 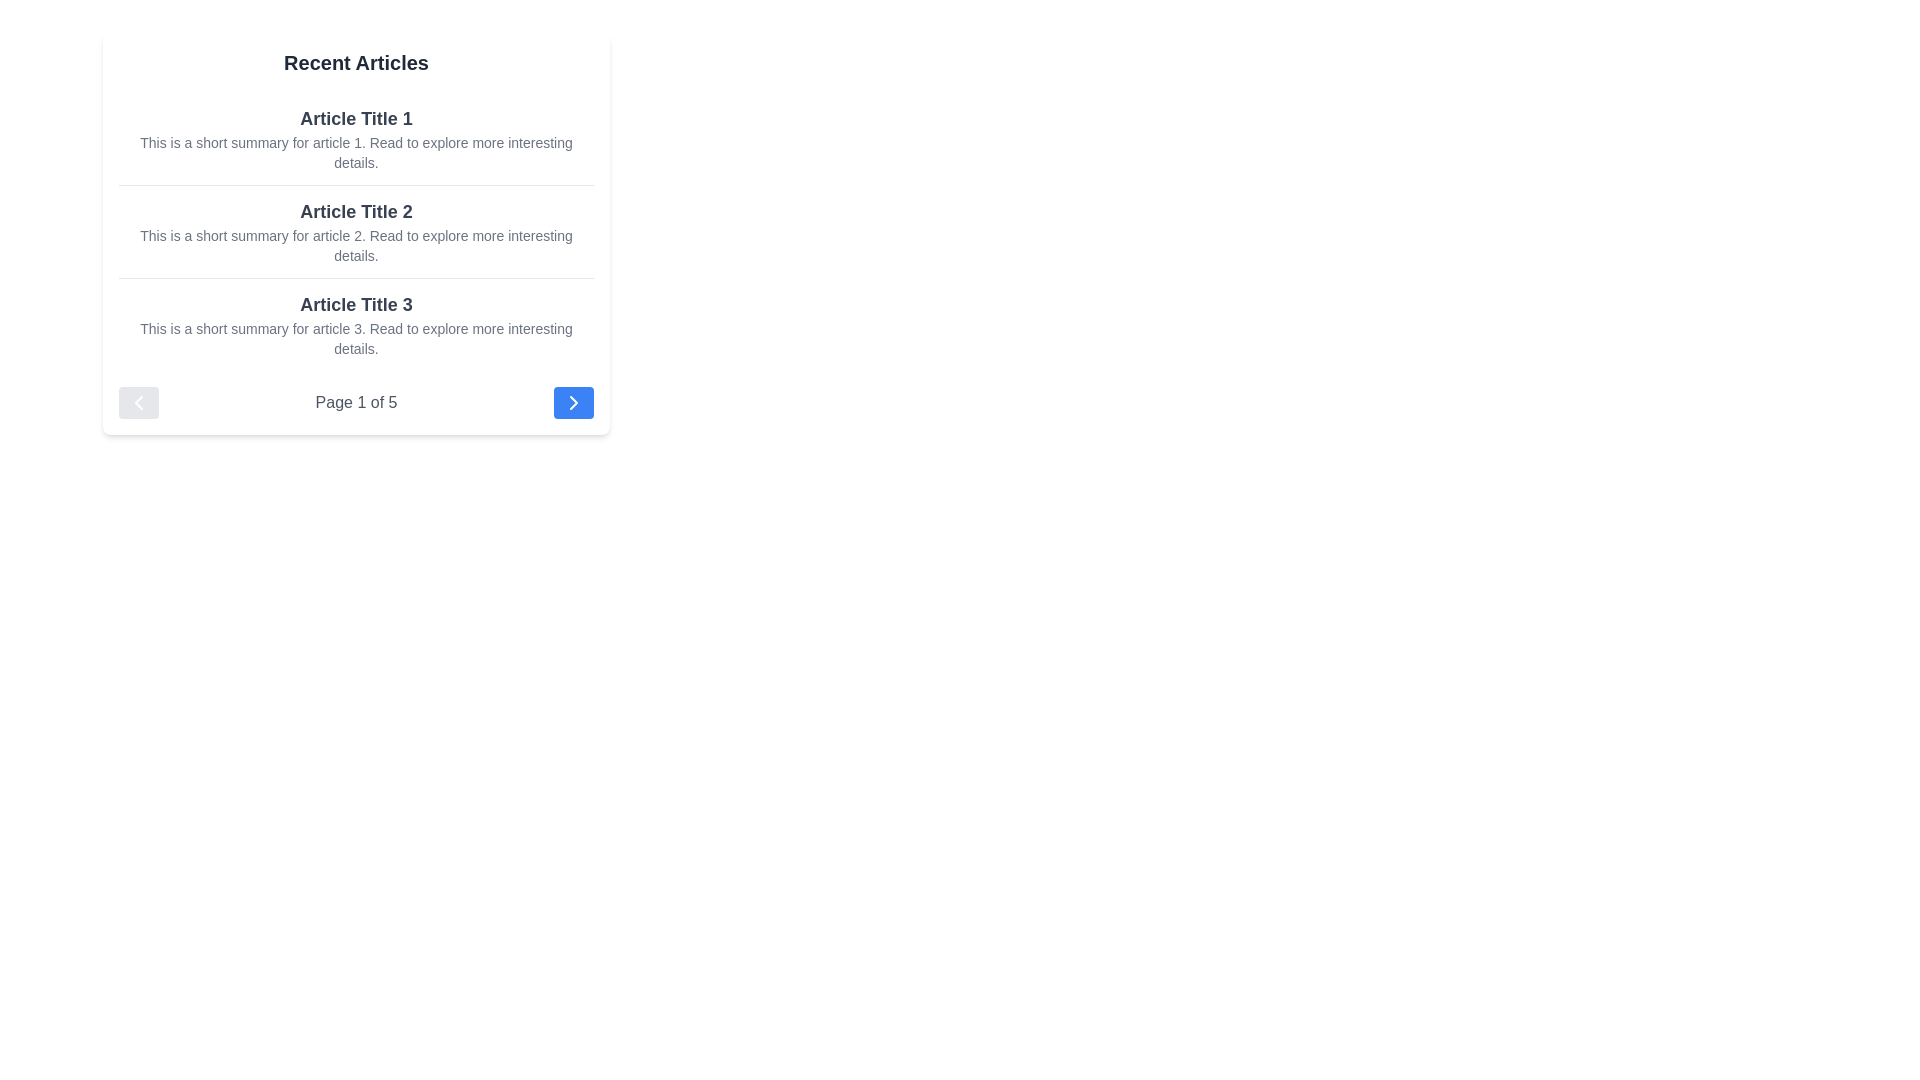 What do you see at coordinates (356, 137) in the screenshot?
I see `text from the first article preview in the 'Recent Articles' section, which includes the title and summary of the article` at bounding box center [356, 137].